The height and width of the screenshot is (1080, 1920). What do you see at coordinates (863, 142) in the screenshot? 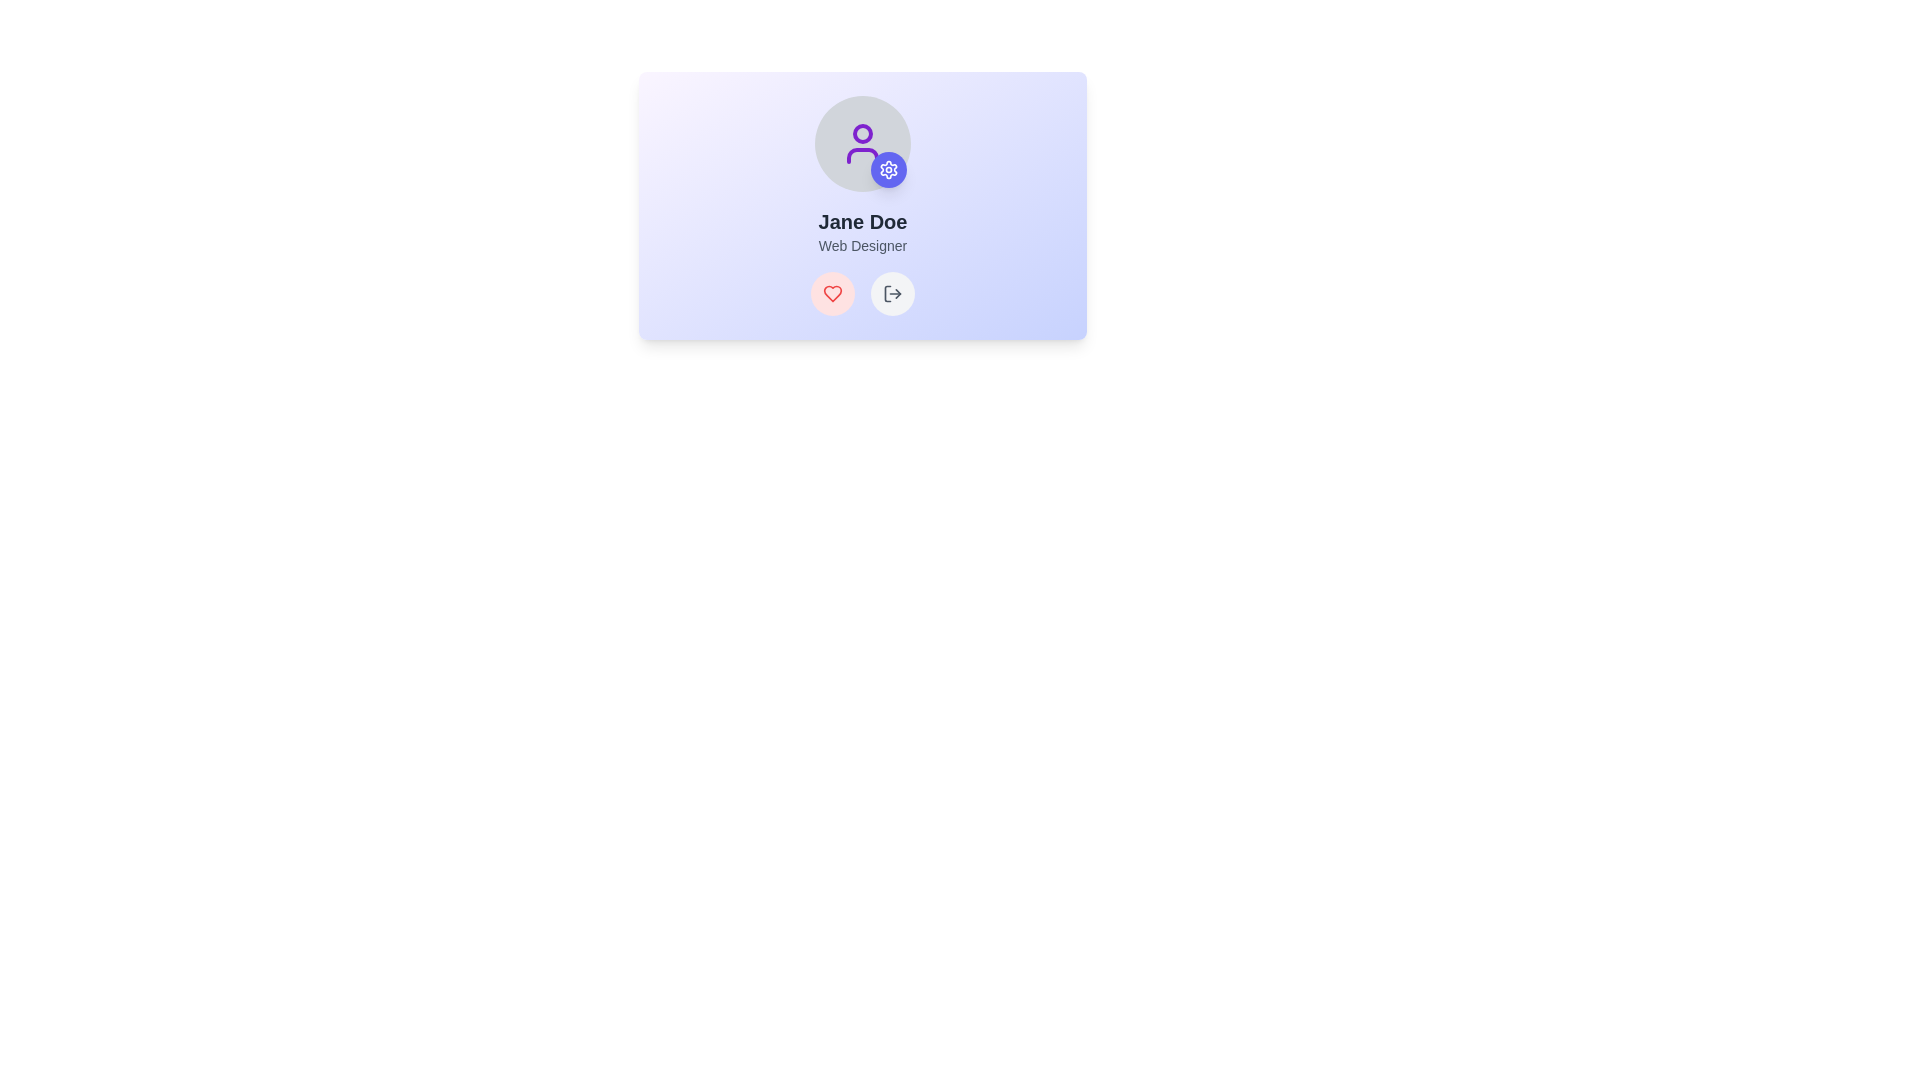
I see `the user profile icon for 'Jane Doe', which is located at the top-center of the card layout, above the name and title` at bounding box center [863, 142].